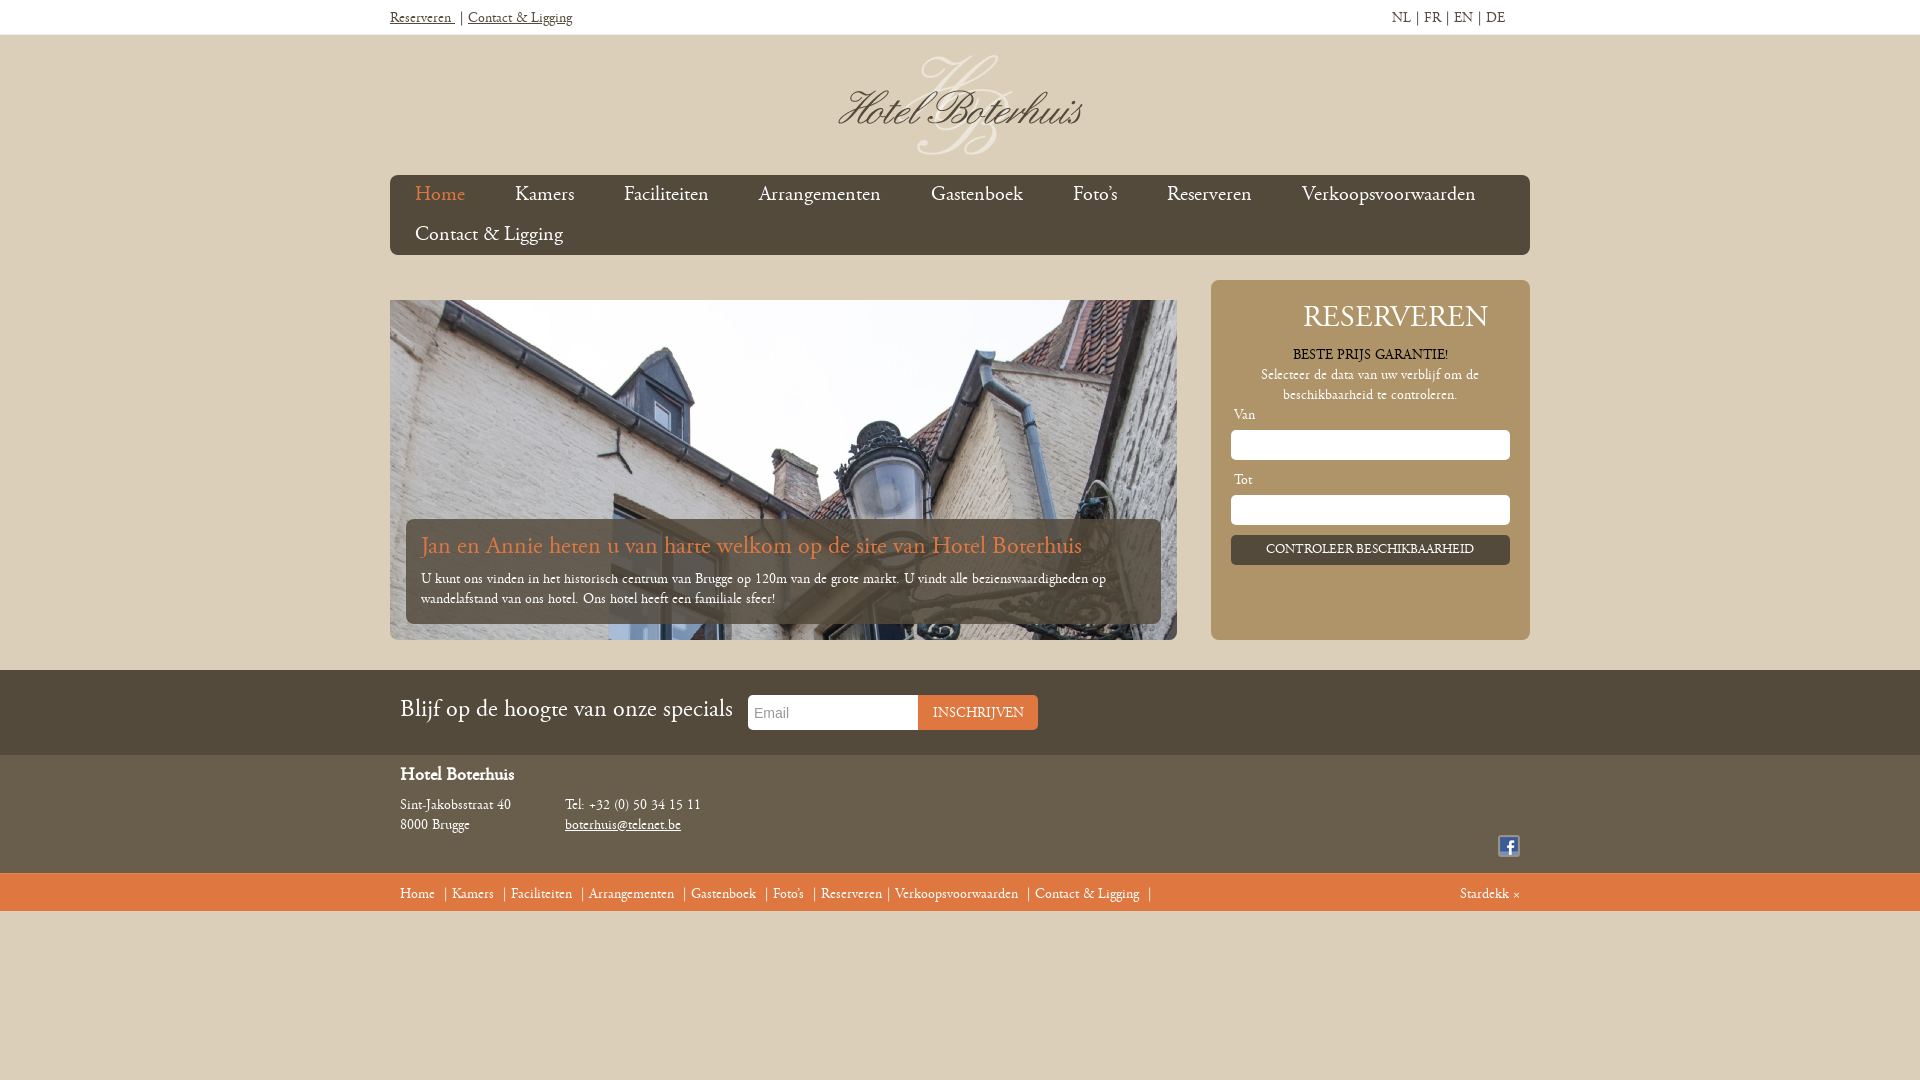  Describe the element at coordinates (960, 104) in the screenshot. I see `'Hotel Boterhuis'` at that location.